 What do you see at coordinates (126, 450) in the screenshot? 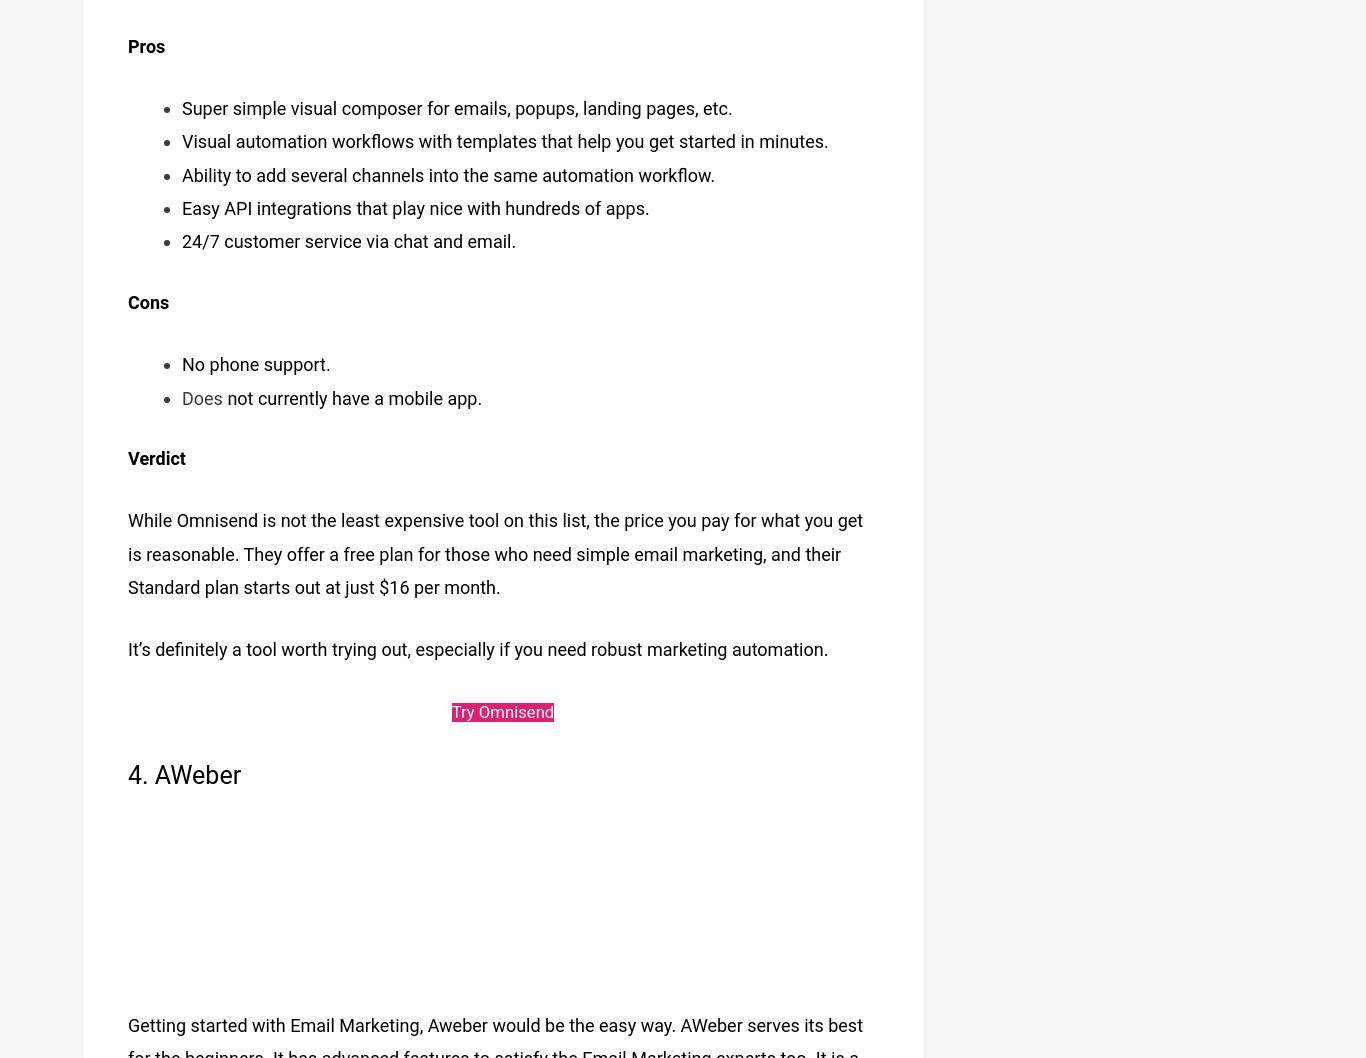
I see `'Verdict'` at bounding box center [126, 450].